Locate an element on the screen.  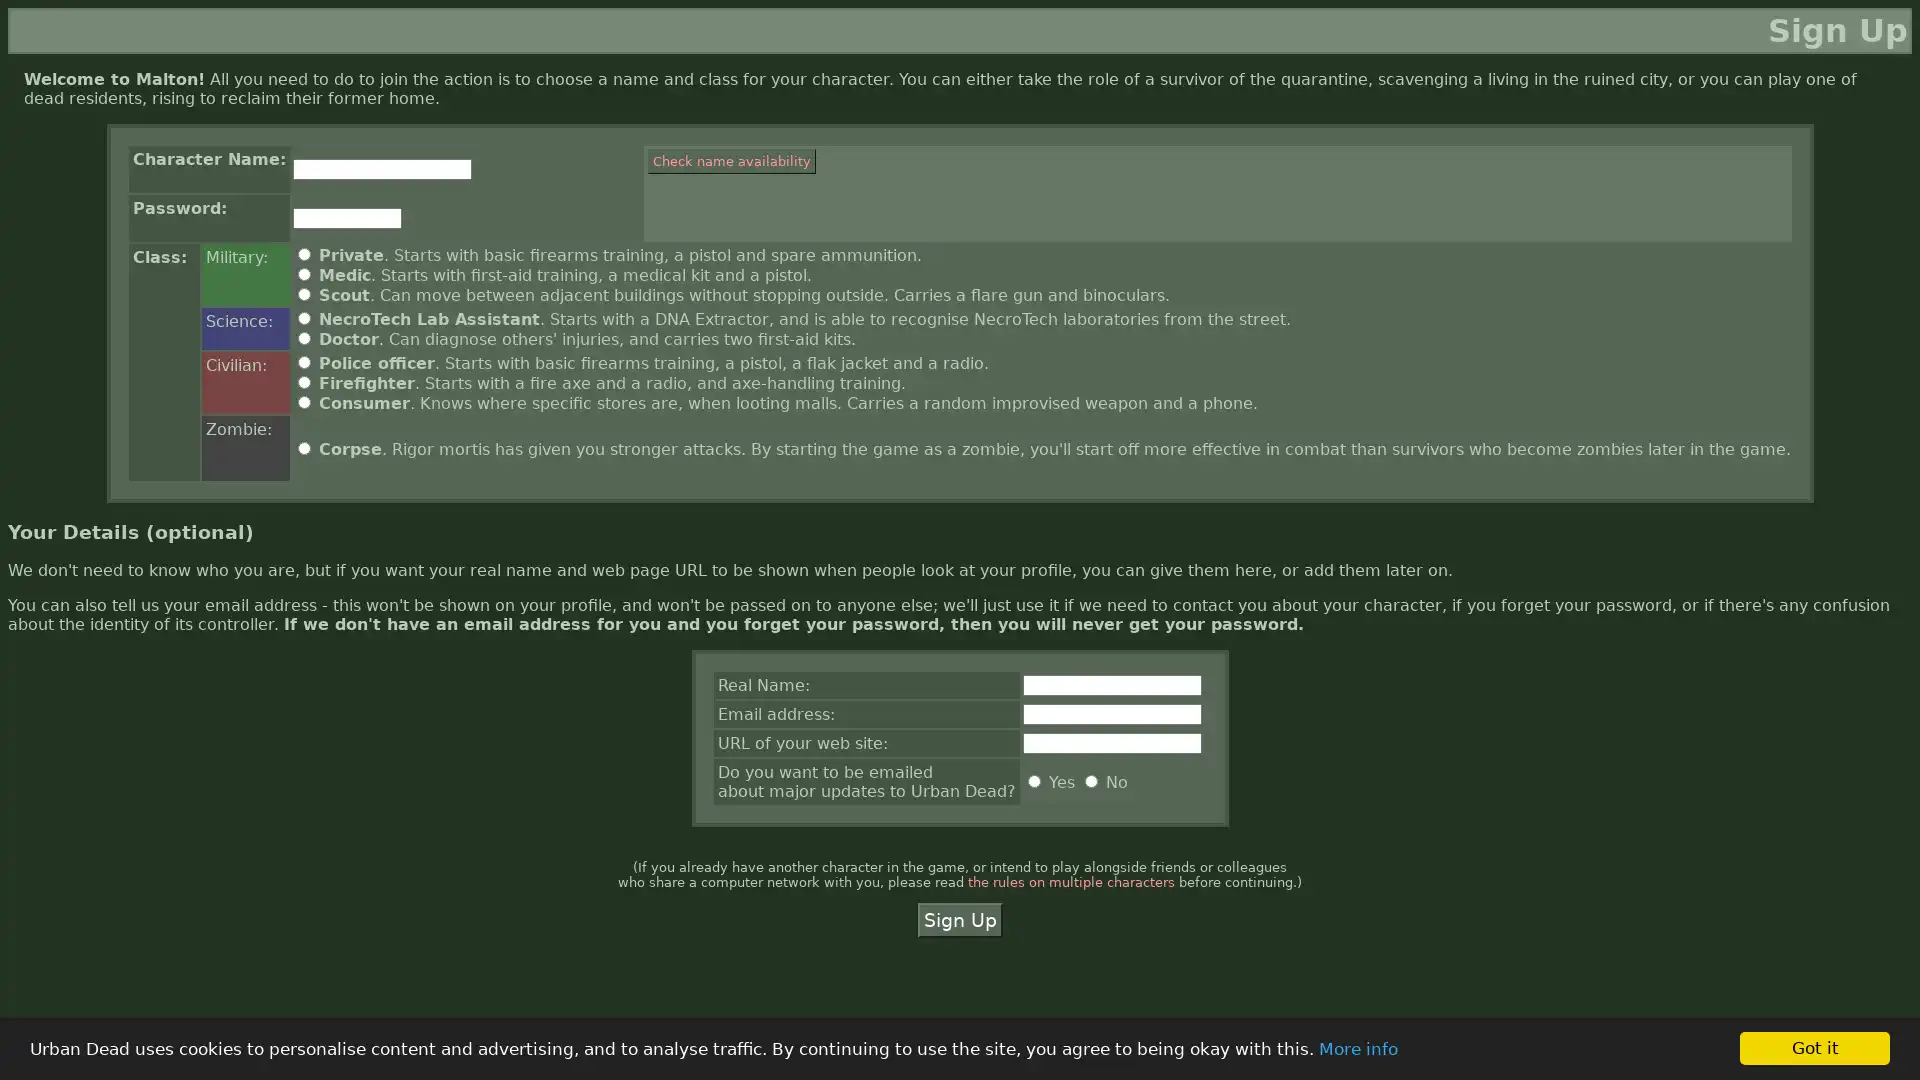
Sign Up is located at coordinates (958, 920).